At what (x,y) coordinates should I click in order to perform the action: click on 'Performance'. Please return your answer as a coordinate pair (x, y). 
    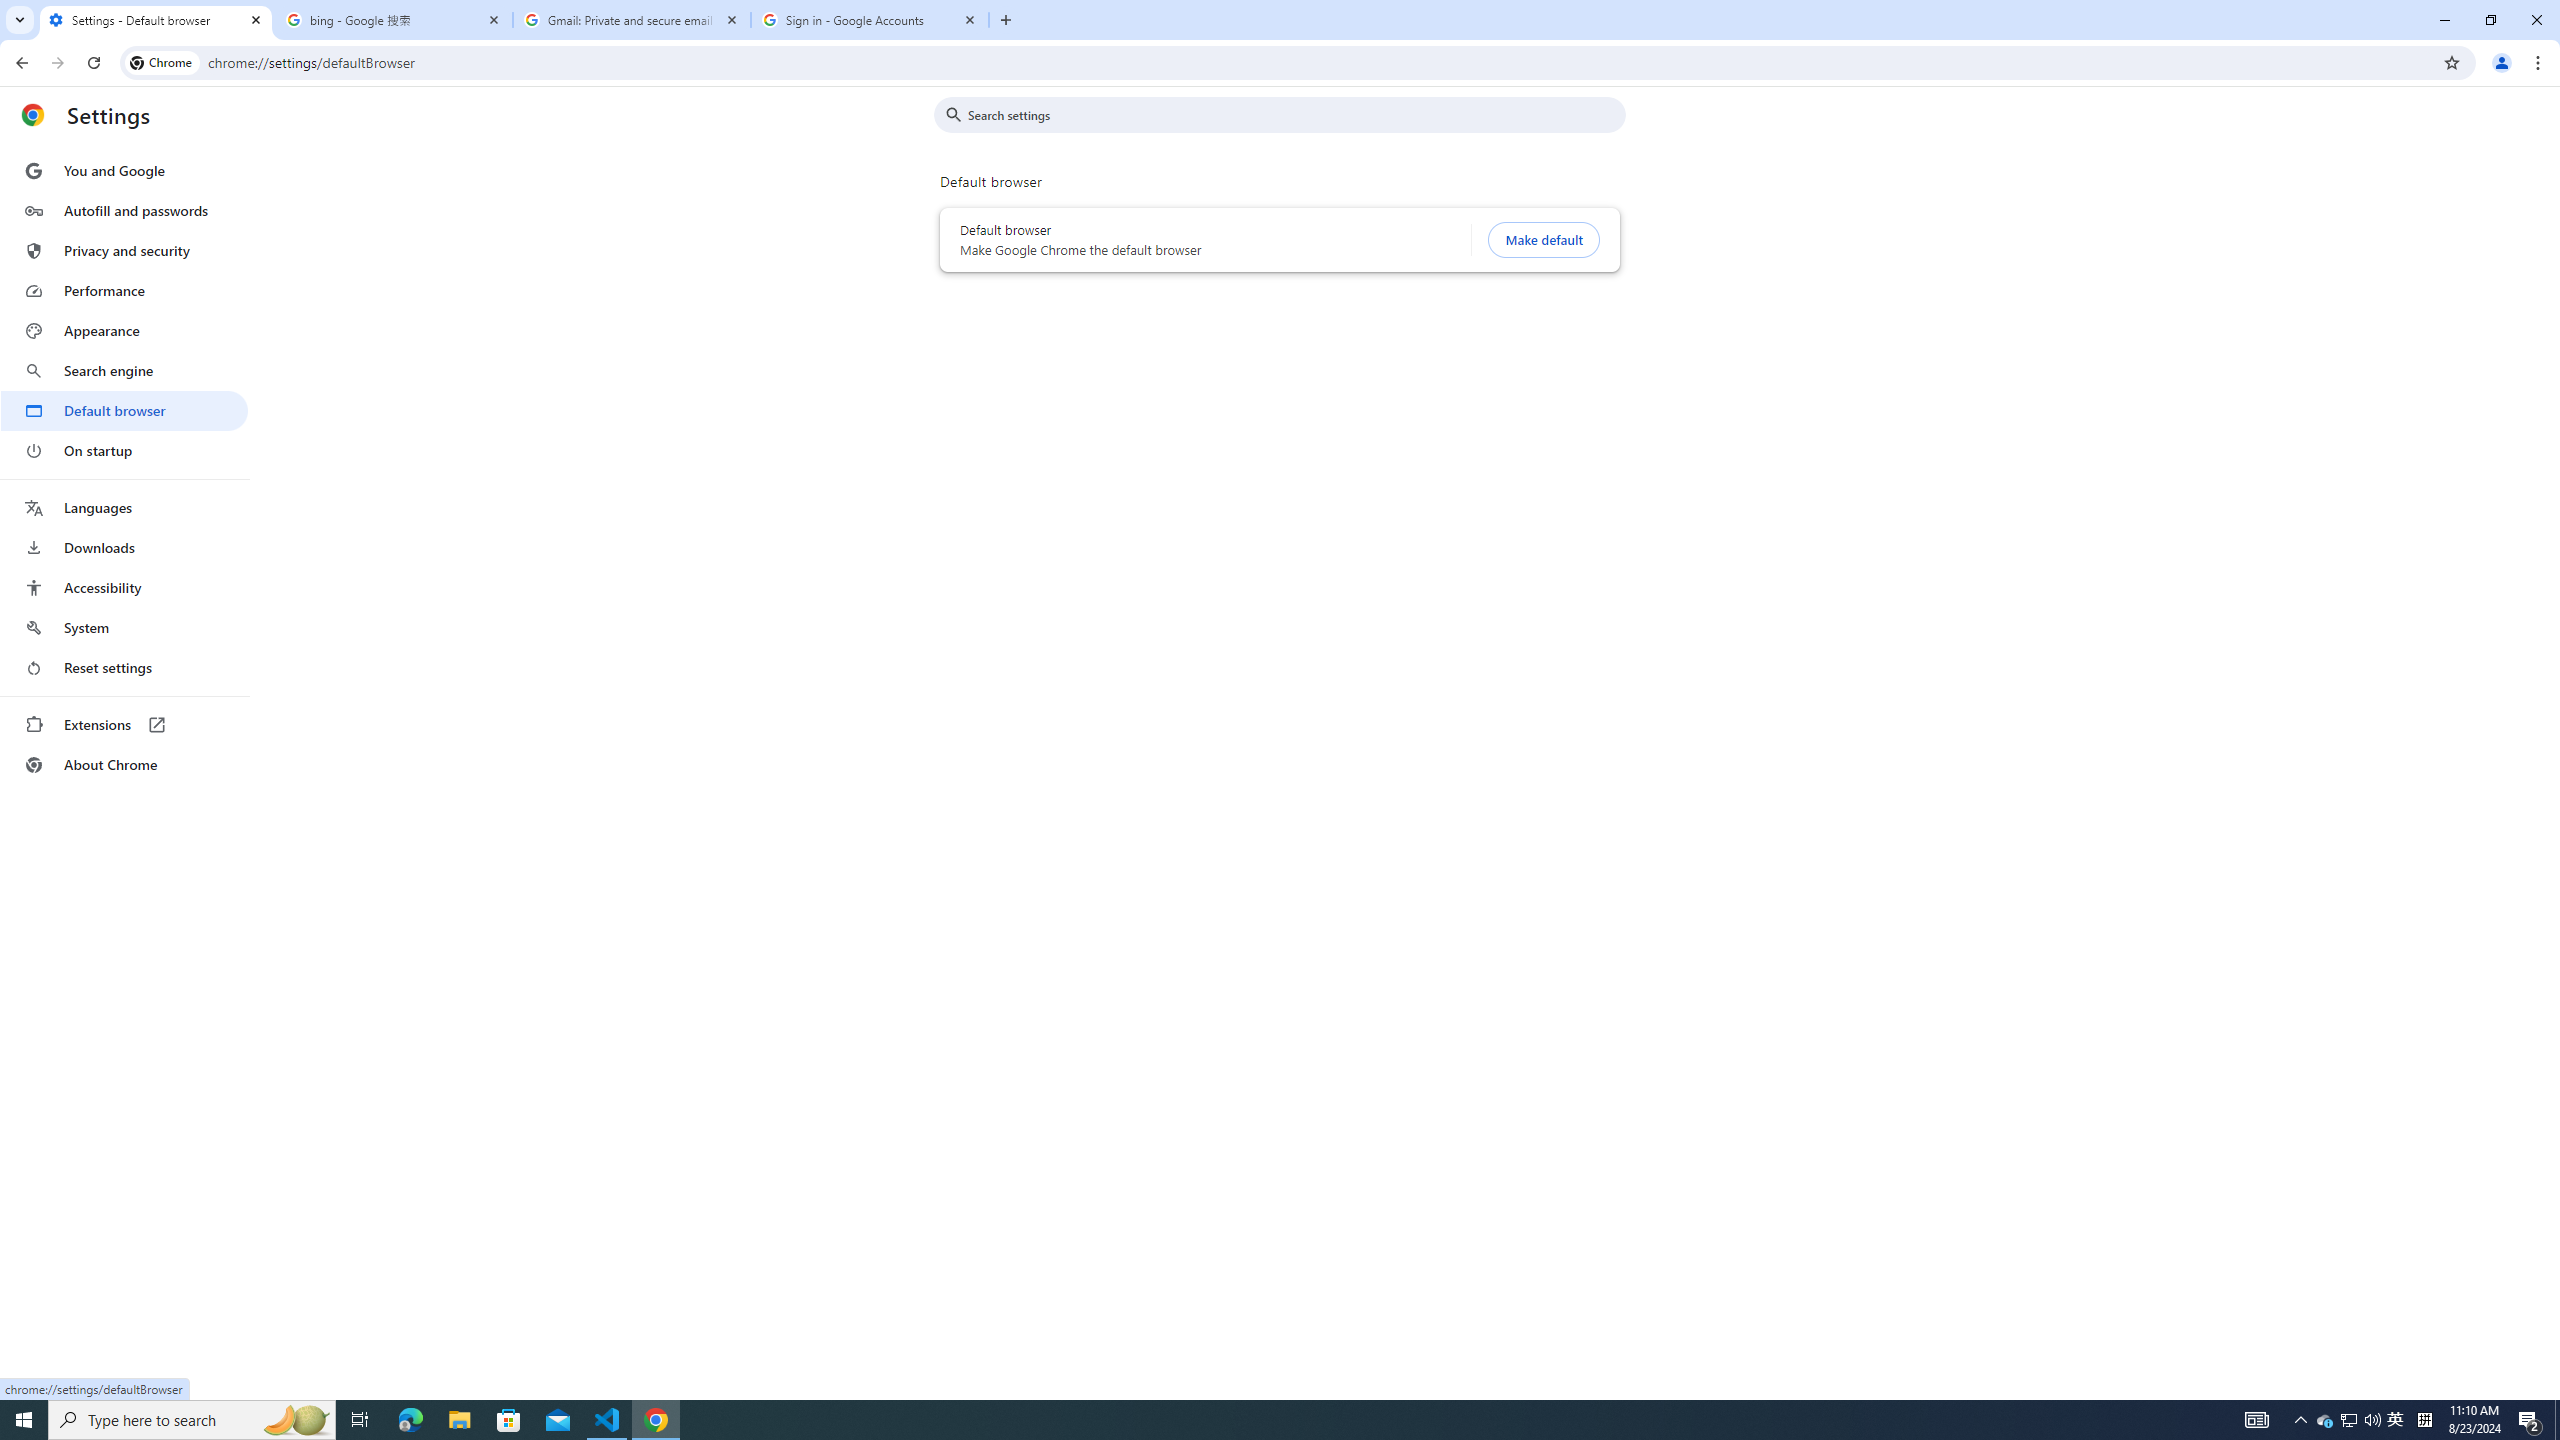
    Looking at the image, I should click on (123, 290).